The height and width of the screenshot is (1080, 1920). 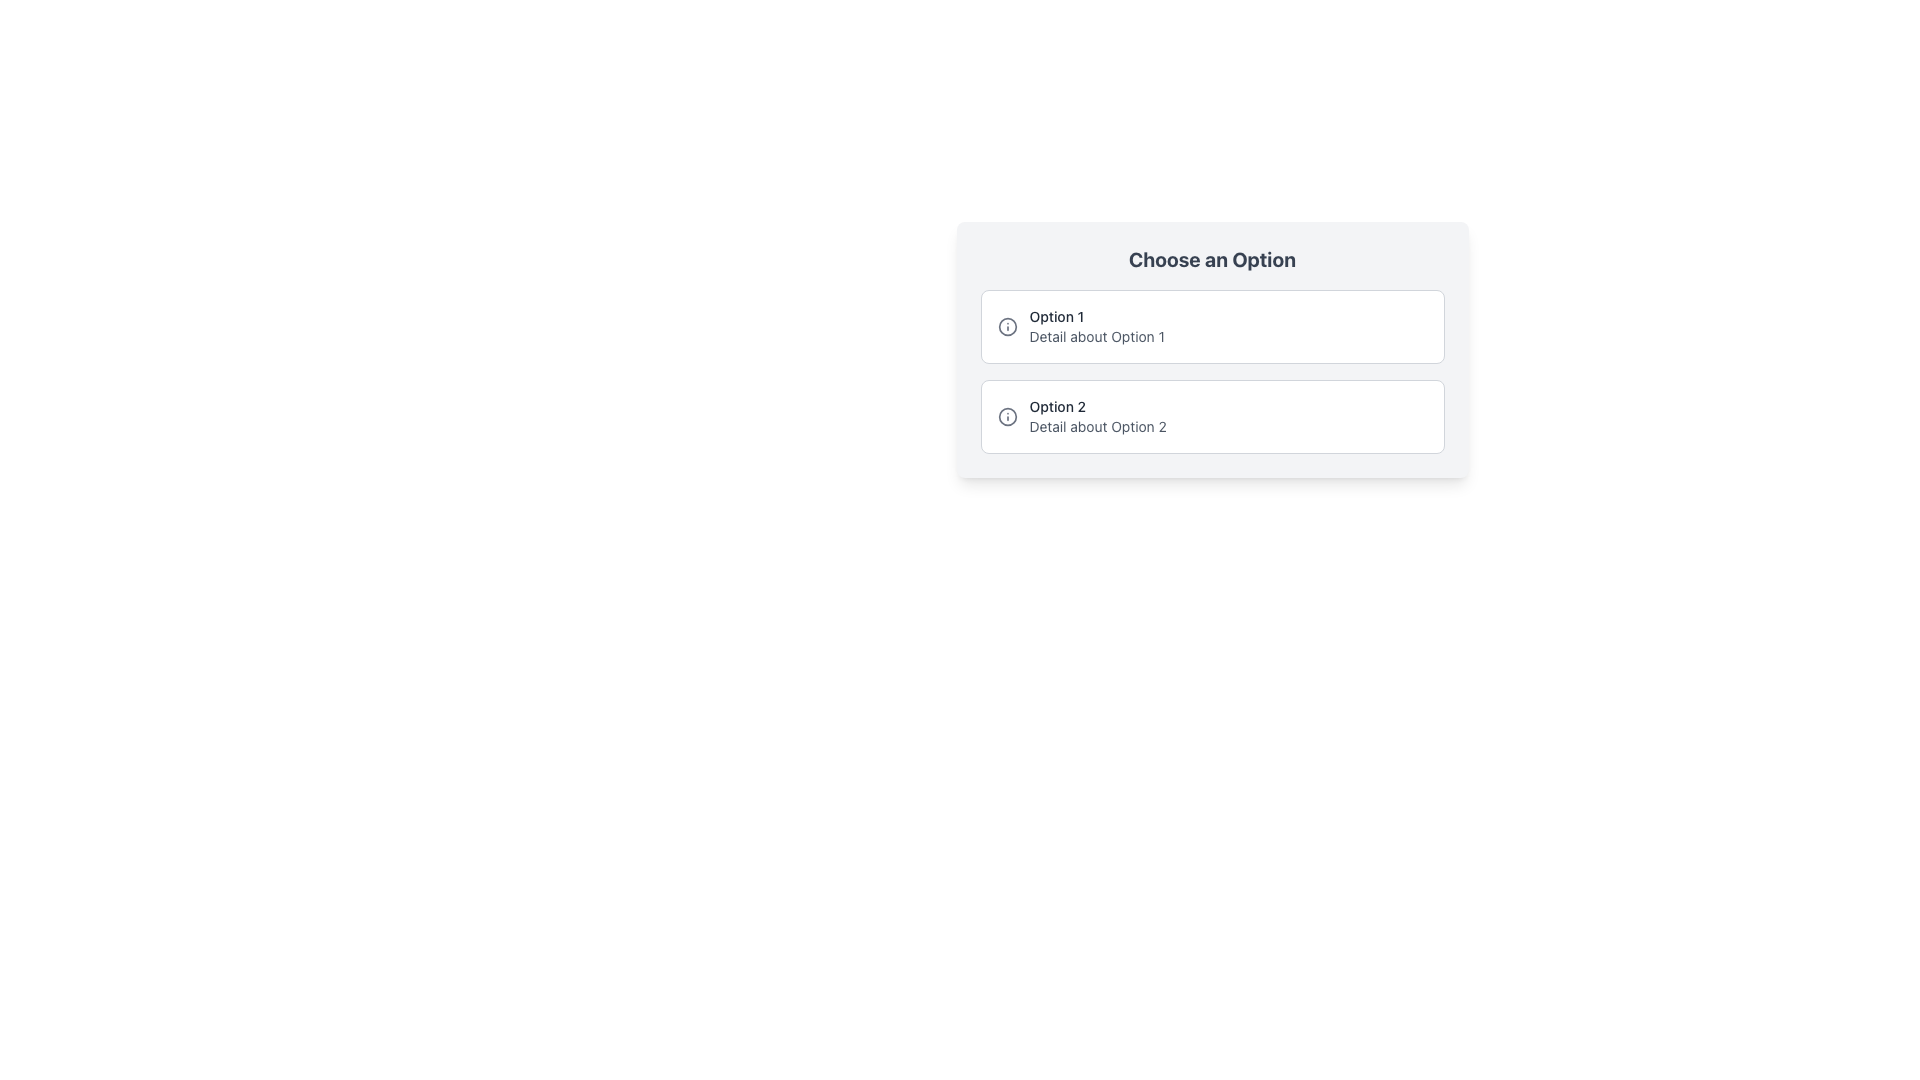 What do you see at coordinates (1211, 326) in the screenshot?
I see `the first interactive list item labeled 'Option 1'` at bounding box center [1211, 326].